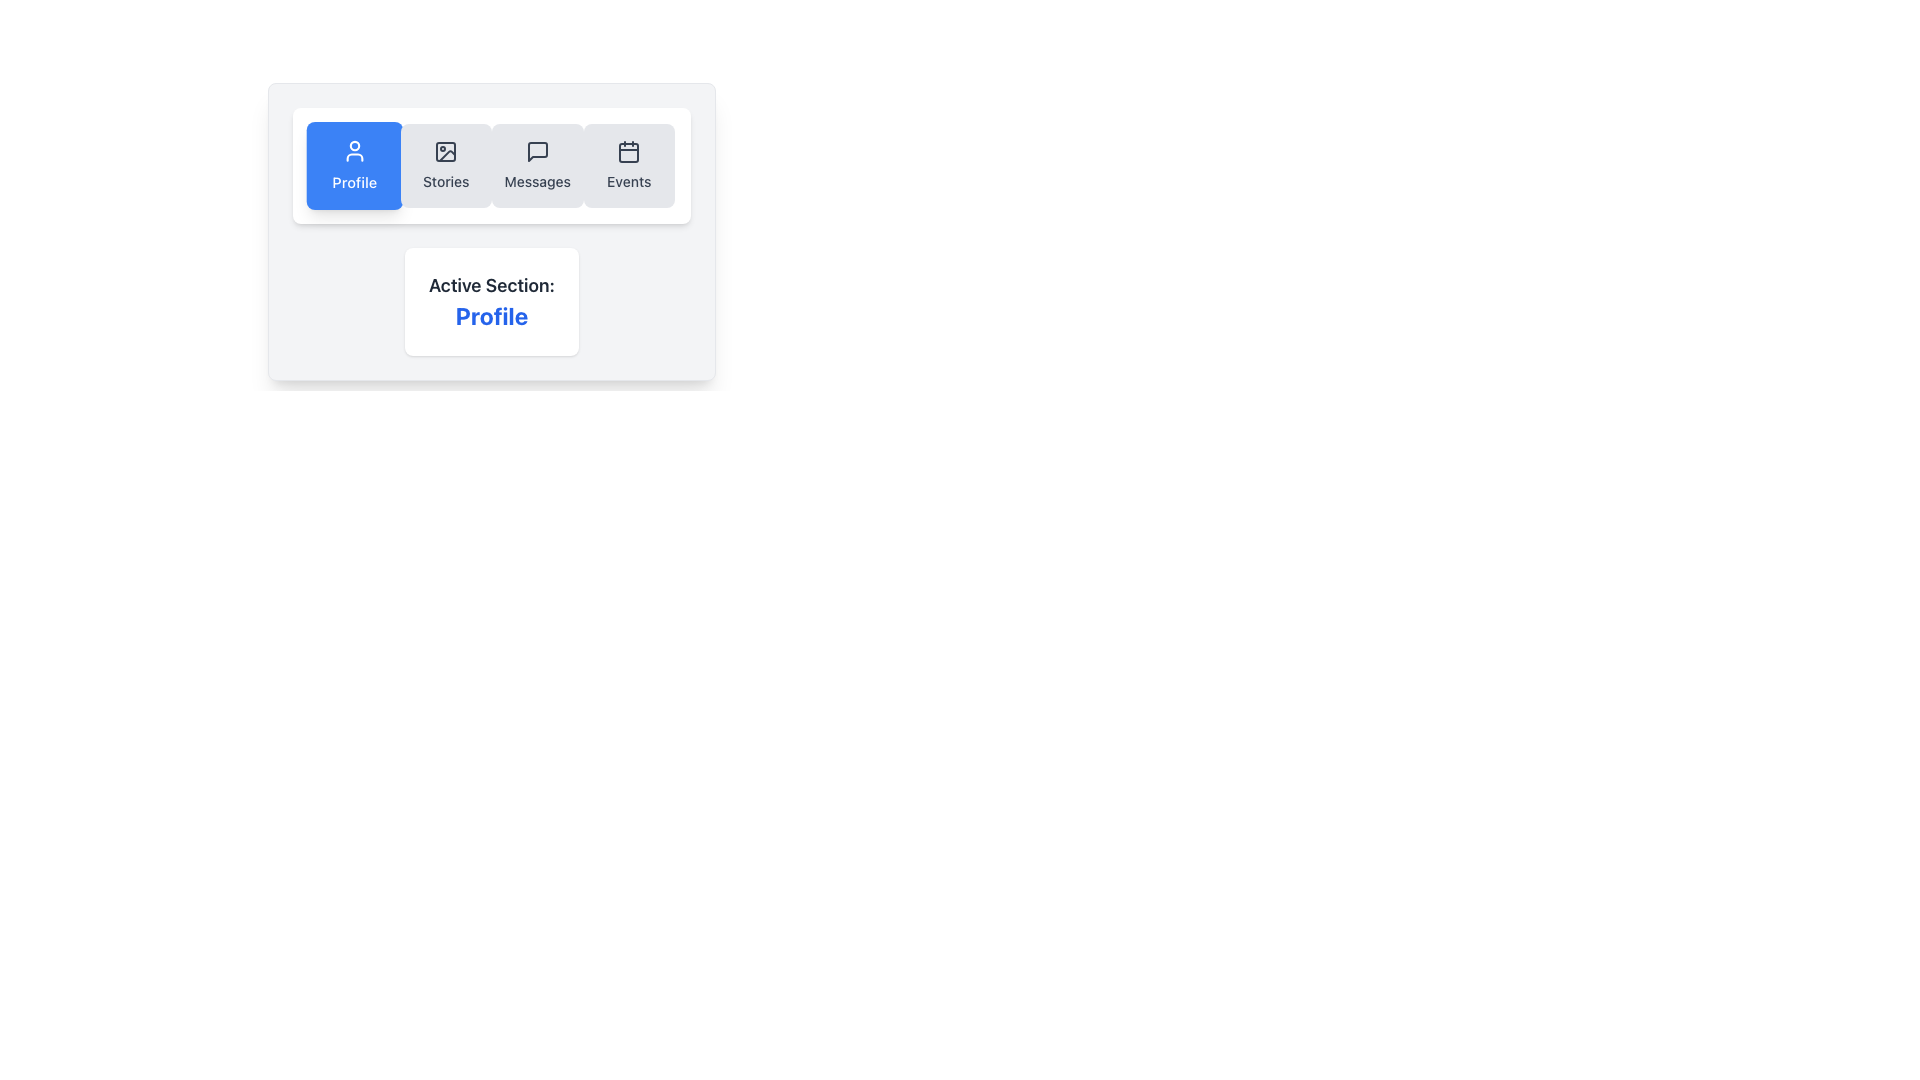 This screenshot has height=1080, width=1920. I want to click on the 'Messages' icon in the horizontal navigation menu, which is the third icon from the left, located between the 'Stories' and 'Events' icons, so click(537, 150).